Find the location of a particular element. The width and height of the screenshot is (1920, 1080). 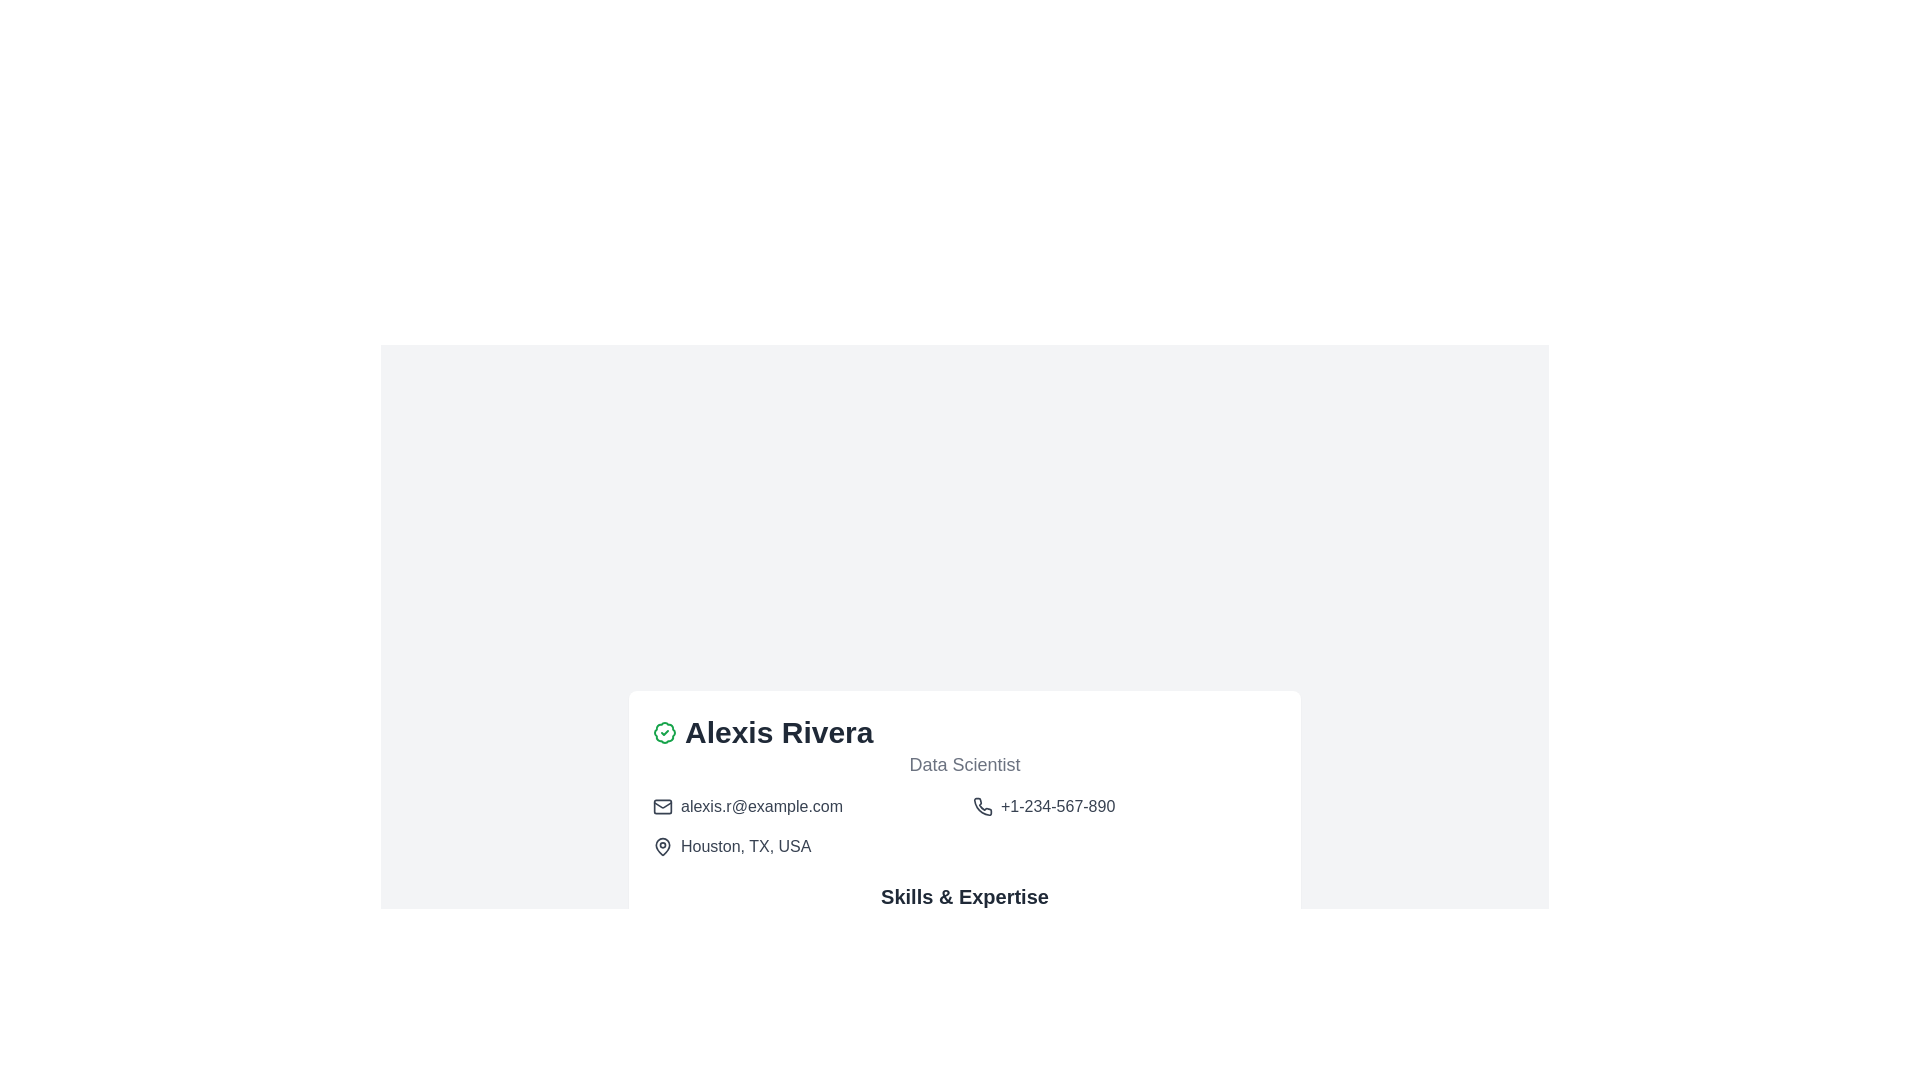

the phone contact icon located in the profile section of the user interface is located at coordinates (983, 805).